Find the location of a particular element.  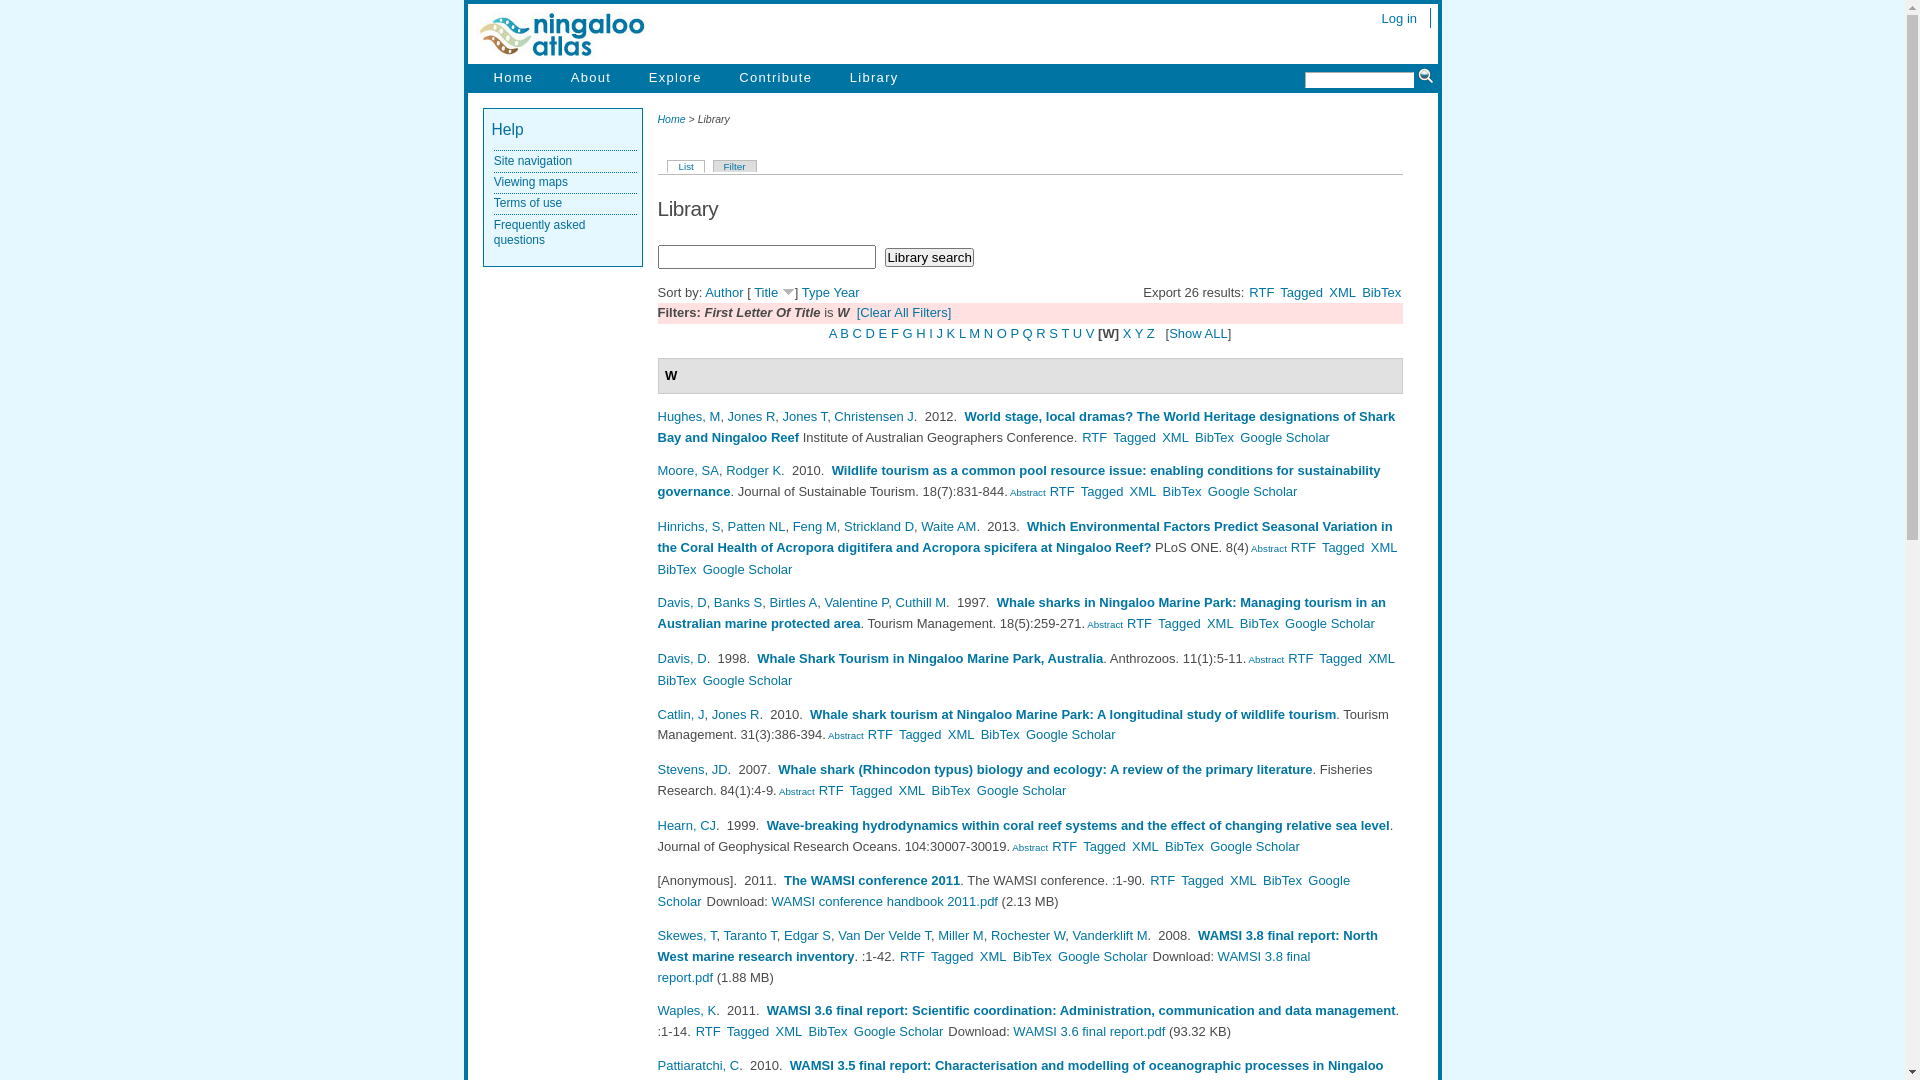

'Title' is located at coordinates (765, 292).